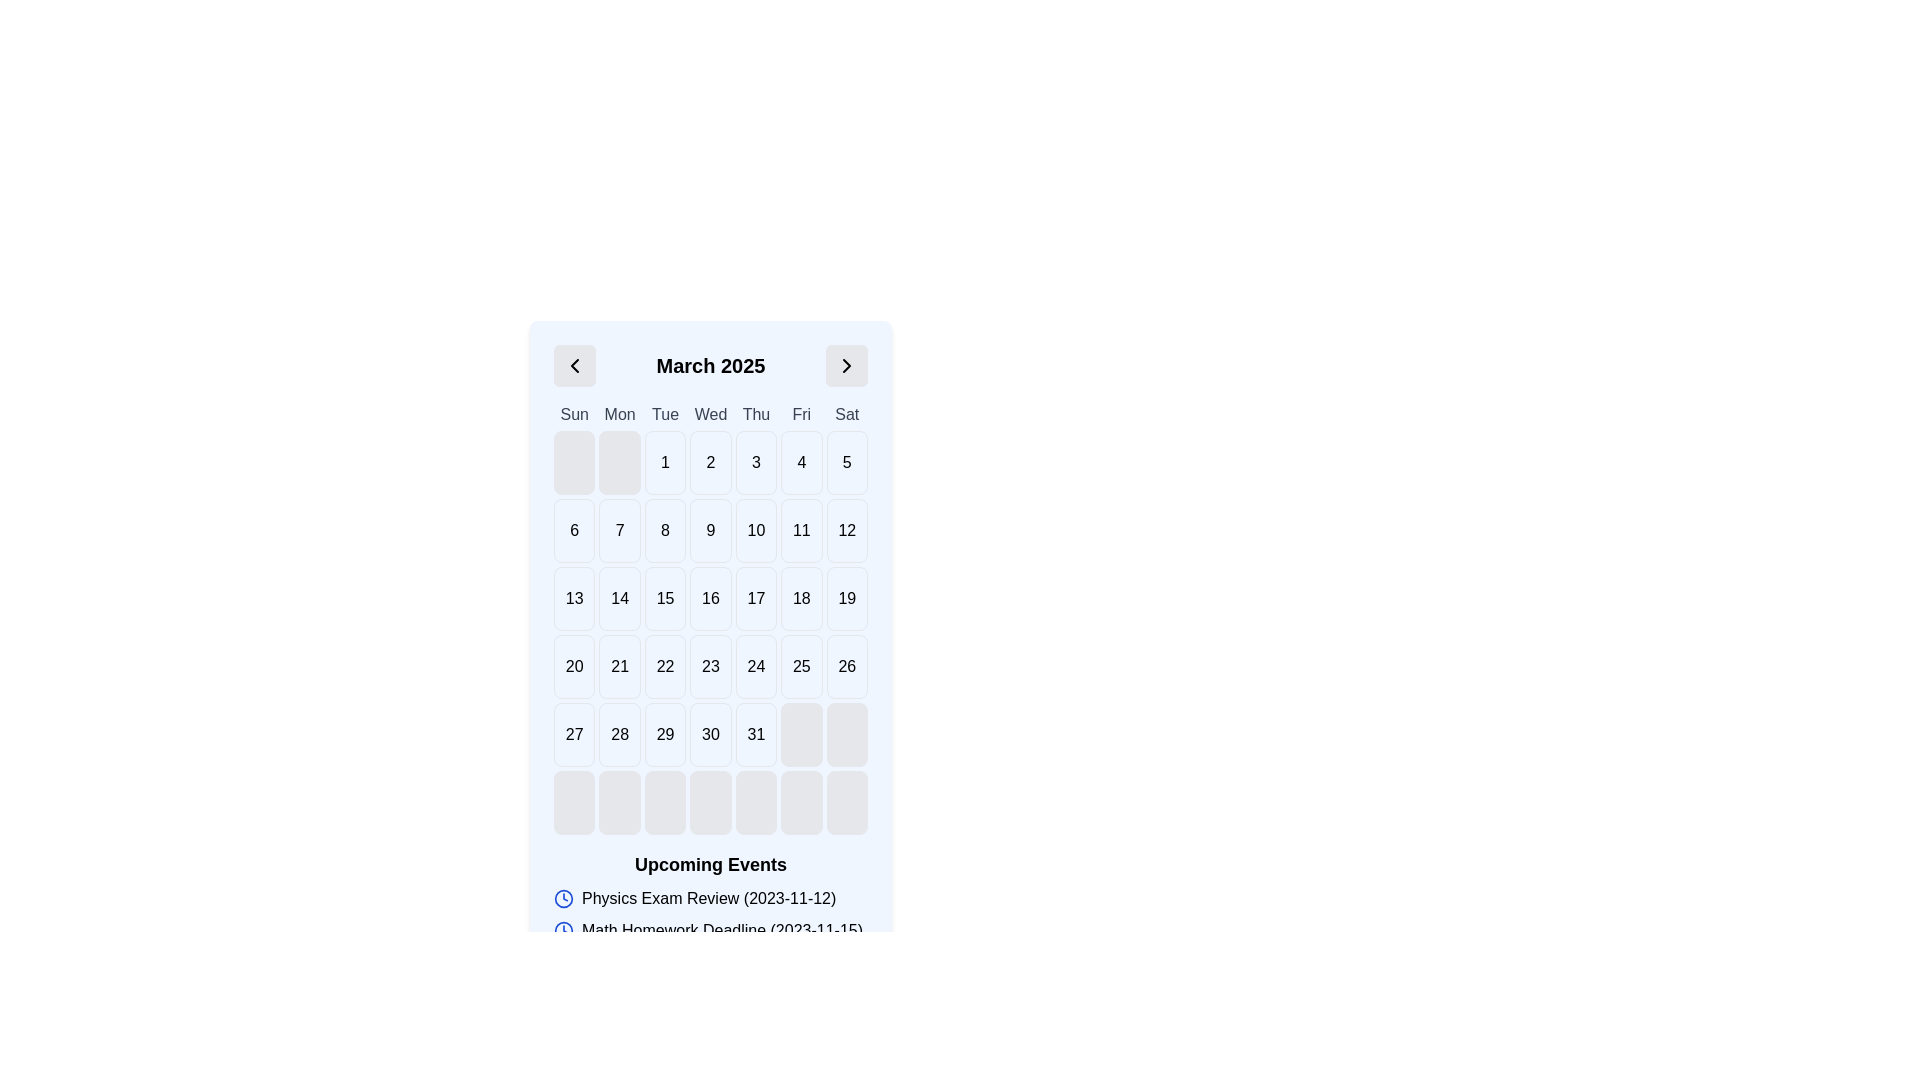 This screenshot has width=1920, height=1080. I want to click on the clickable date field representing the date '3' in the March 2025 calendar grid, so click(755, 462).